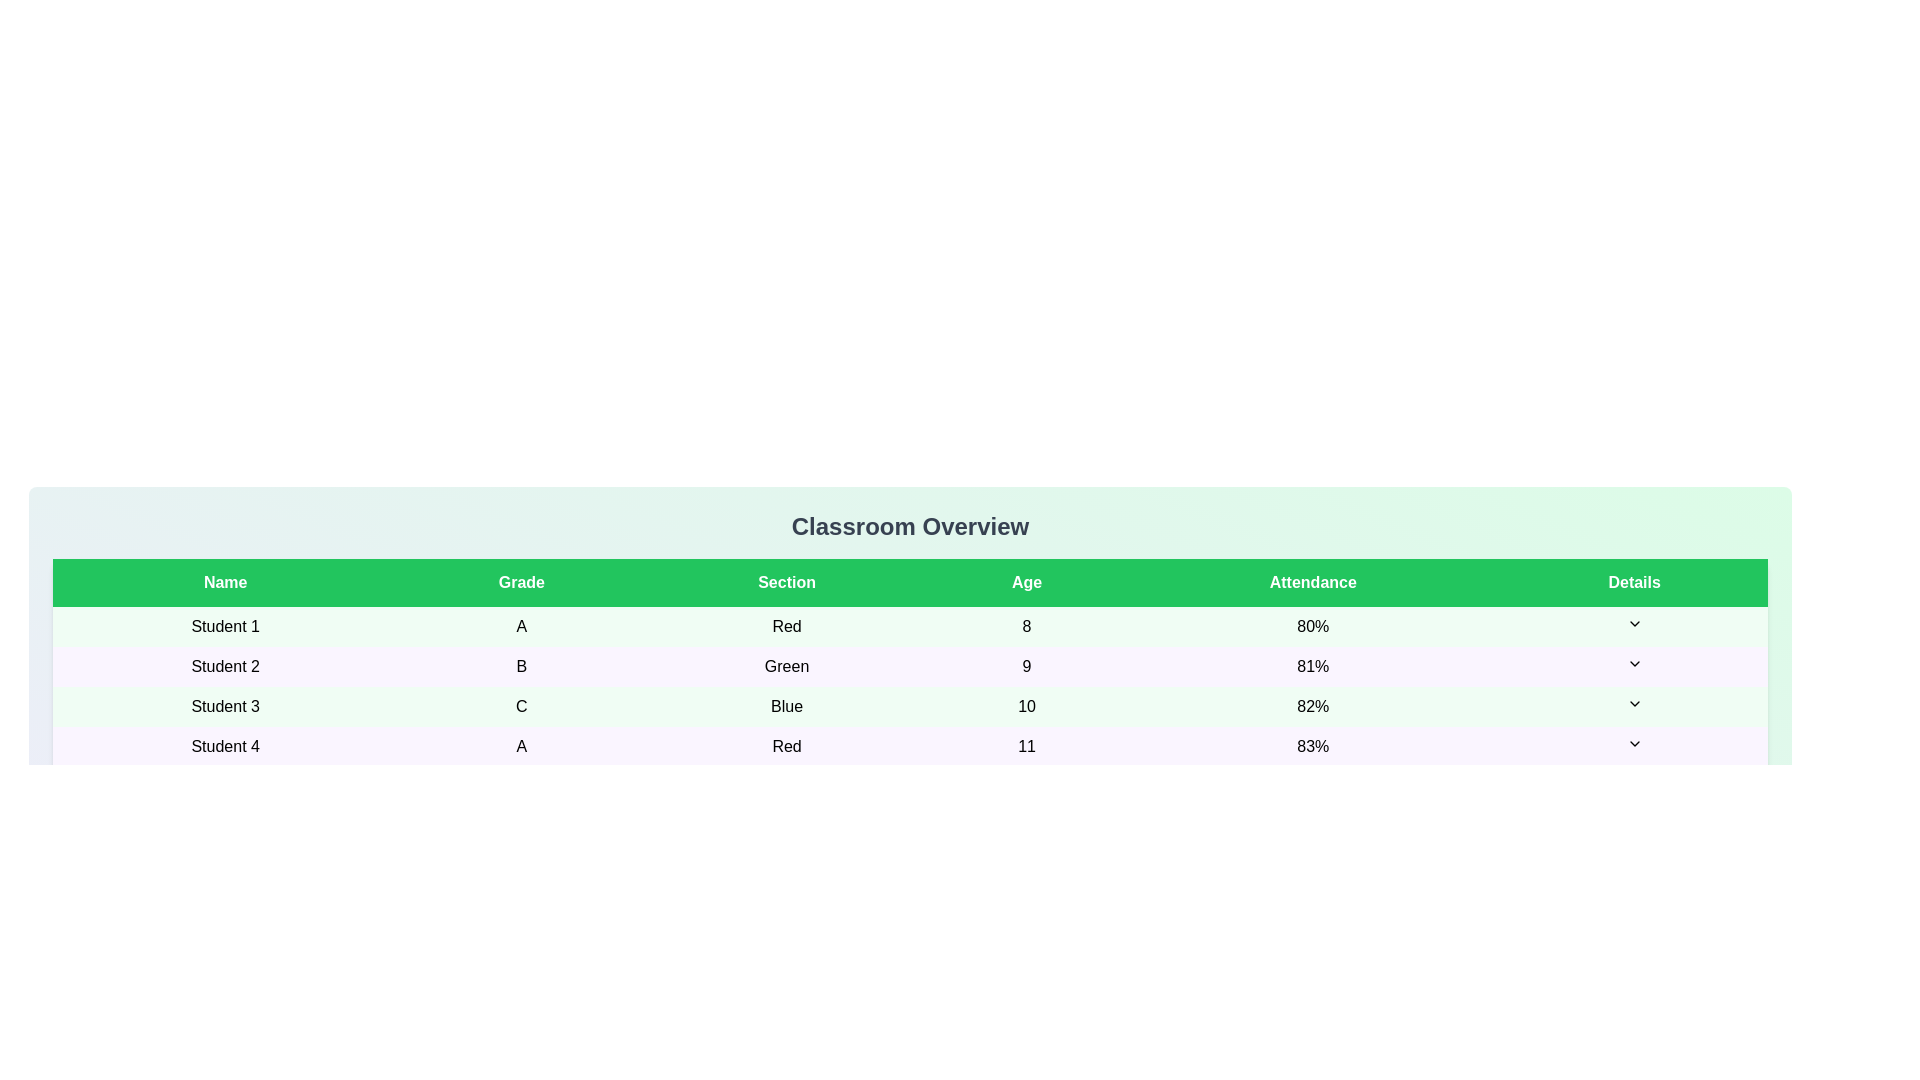 Image resolution: width=1920 pixels, height=1080 pixels. What do you see at coordinates (521, 582) in the screenshot?
I see `the header Grade to sort the table by that column` at bounding box center [521, 582].